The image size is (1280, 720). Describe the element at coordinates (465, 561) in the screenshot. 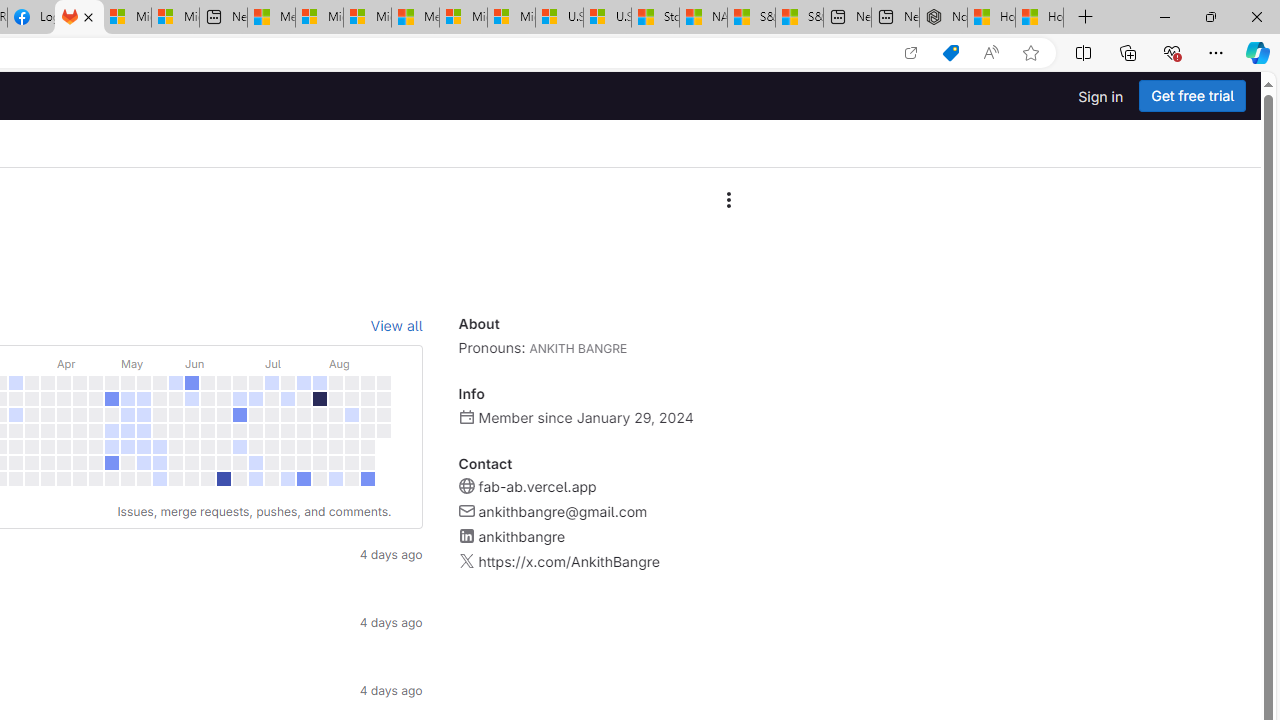

I see `'Class: s16 gl-fill-icon-subtle gl-mt-1 flex-shrink-0'` at that location.